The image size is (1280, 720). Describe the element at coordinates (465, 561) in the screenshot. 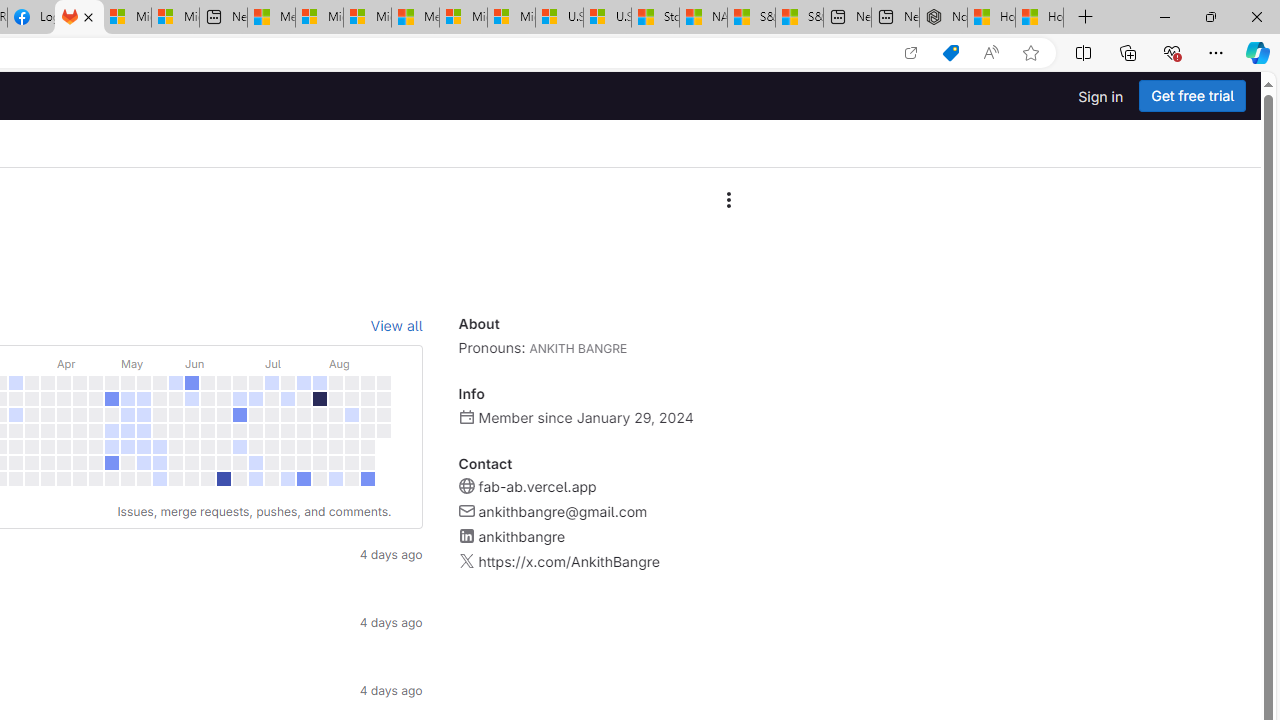

I see `'Class: s16 gl-fill-icon-subtle gl-mt-1 flex-shrink-0'` at that location.